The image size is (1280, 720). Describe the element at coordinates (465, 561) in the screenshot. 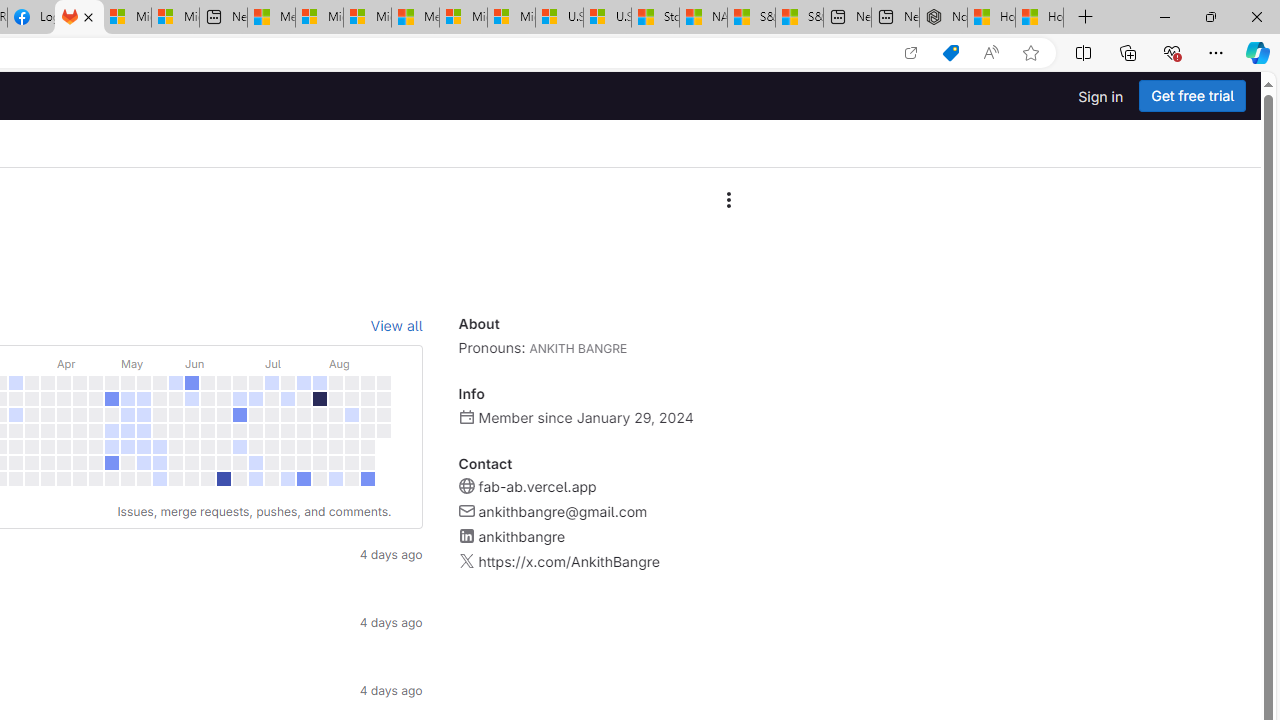

I see `'Class: s16 gl-fill-icon-subtle gl-mt-1 flex-shrink-0'` at that location.